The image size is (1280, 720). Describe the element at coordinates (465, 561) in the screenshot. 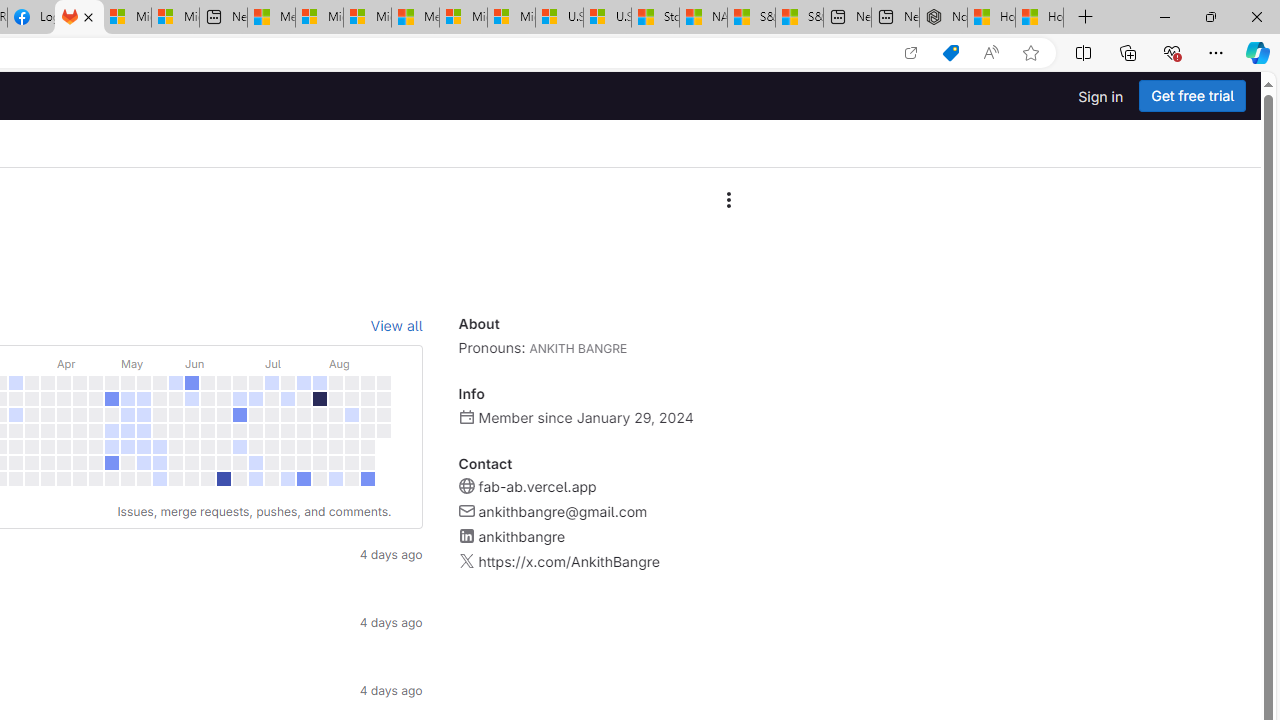

I see `'Class: s16 gl-fill-icon-subtle gl-mt-1 flex-shrink-0'` at that location.